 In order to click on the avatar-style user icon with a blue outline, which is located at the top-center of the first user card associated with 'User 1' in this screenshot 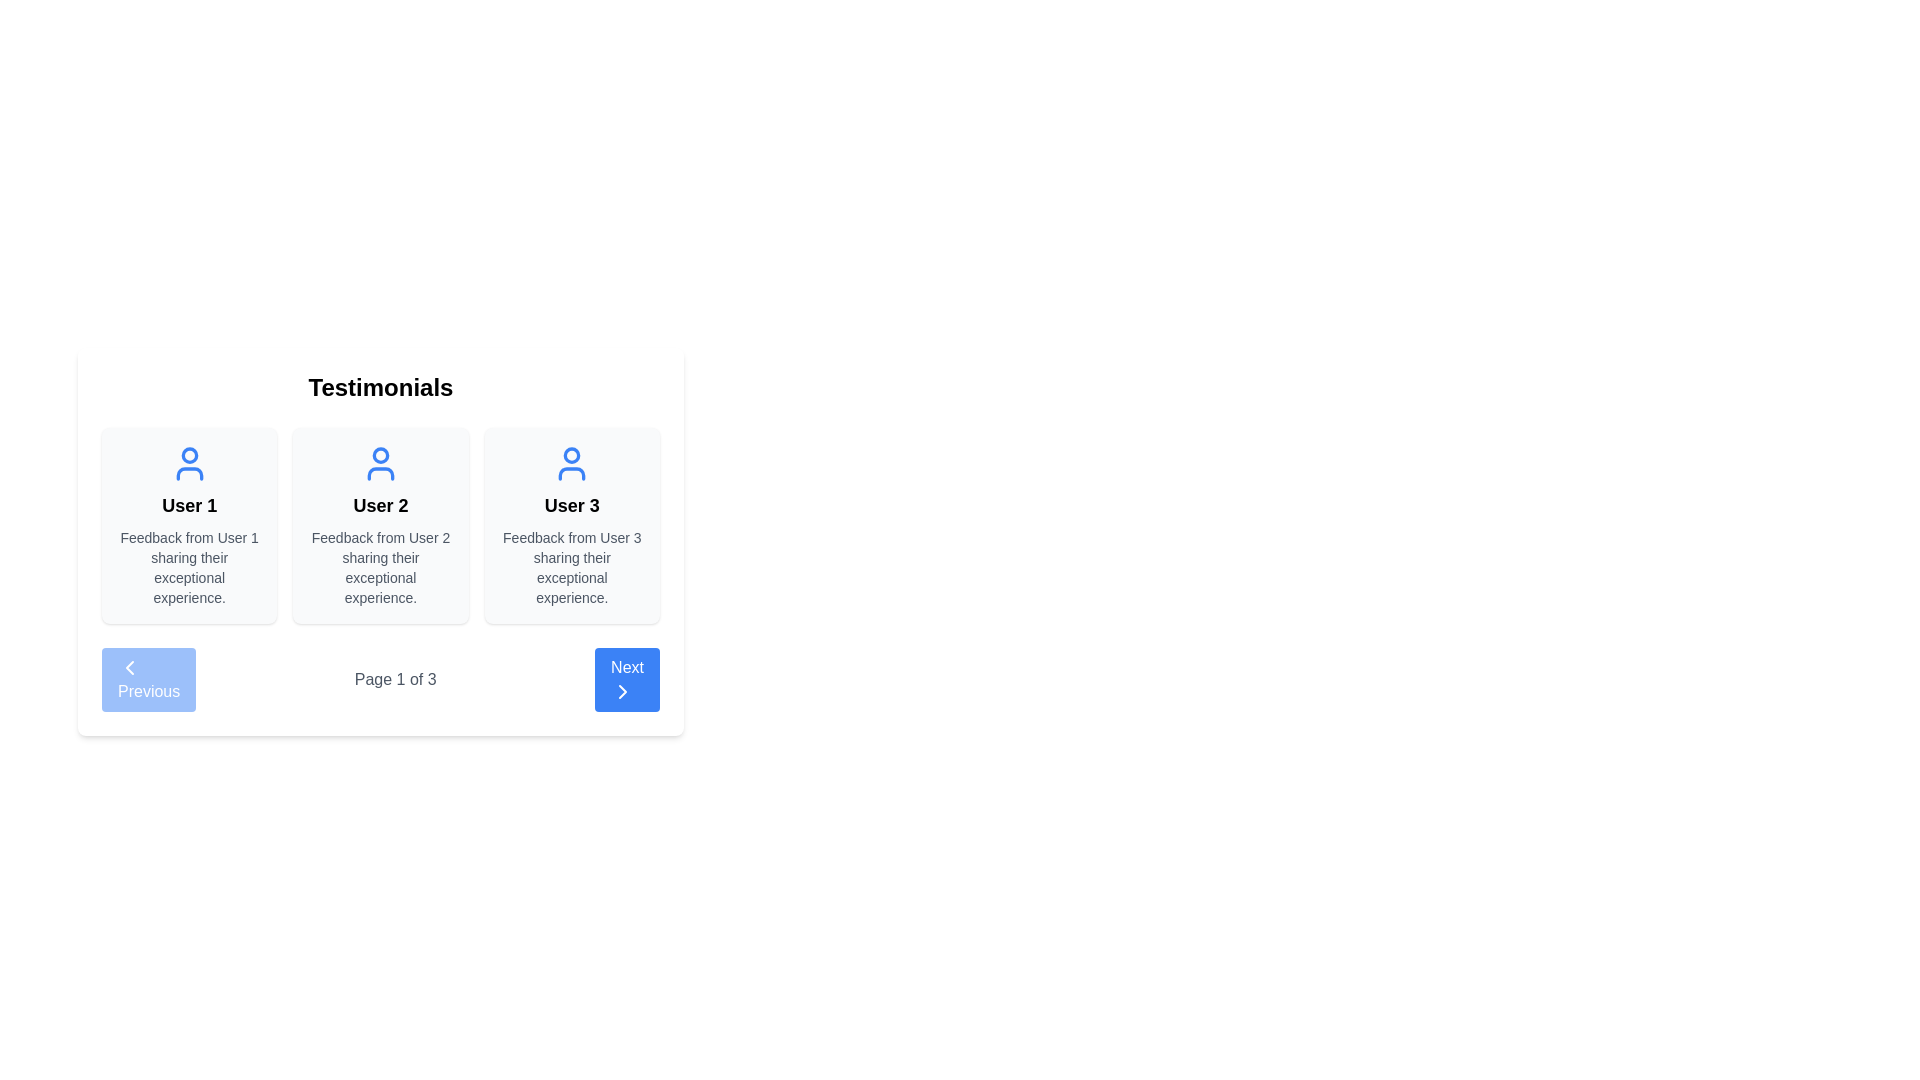, I will do `click(189, 463)`.